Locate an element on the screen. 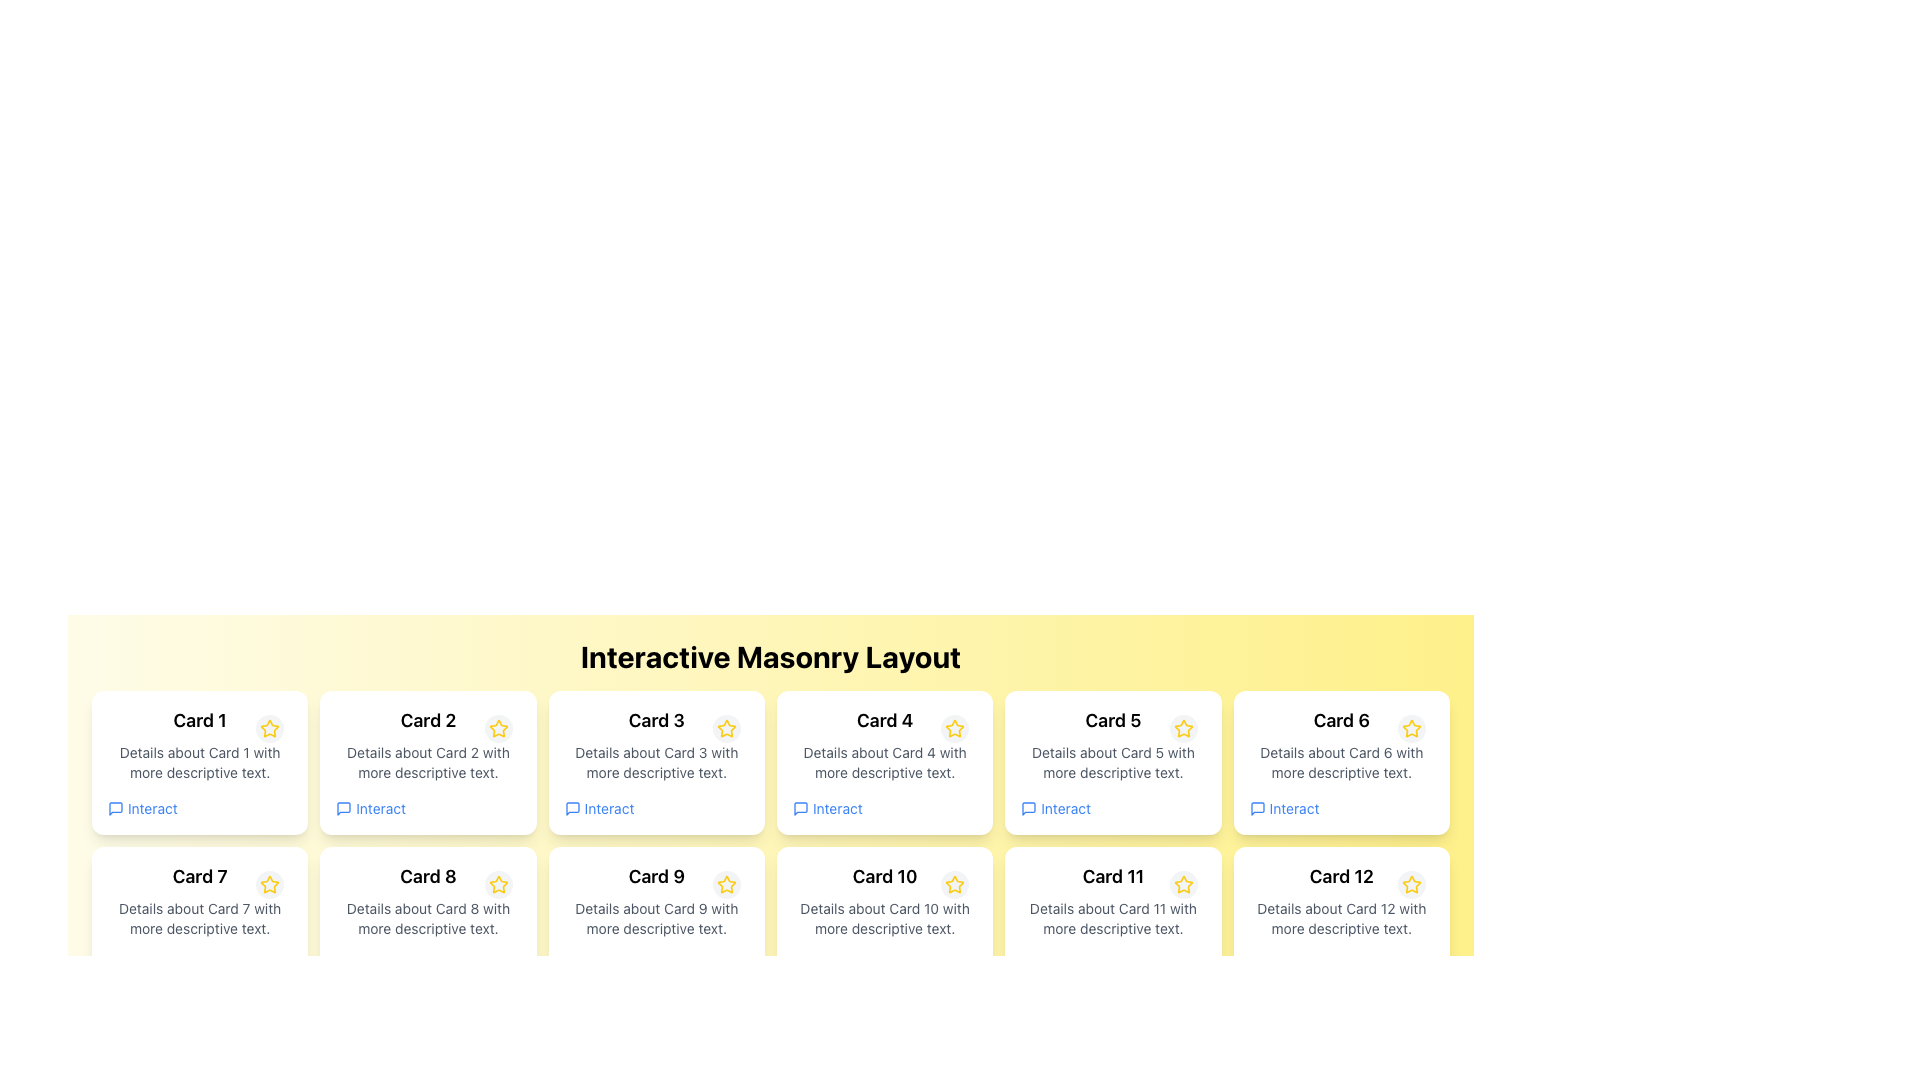 The height and width of the screenshot is (1080, 1920). the star icon on the informational card located in the second row, third column of the Interactive Masonry Layout grid to mark the item as favorite is located at coordinates (656, 918).